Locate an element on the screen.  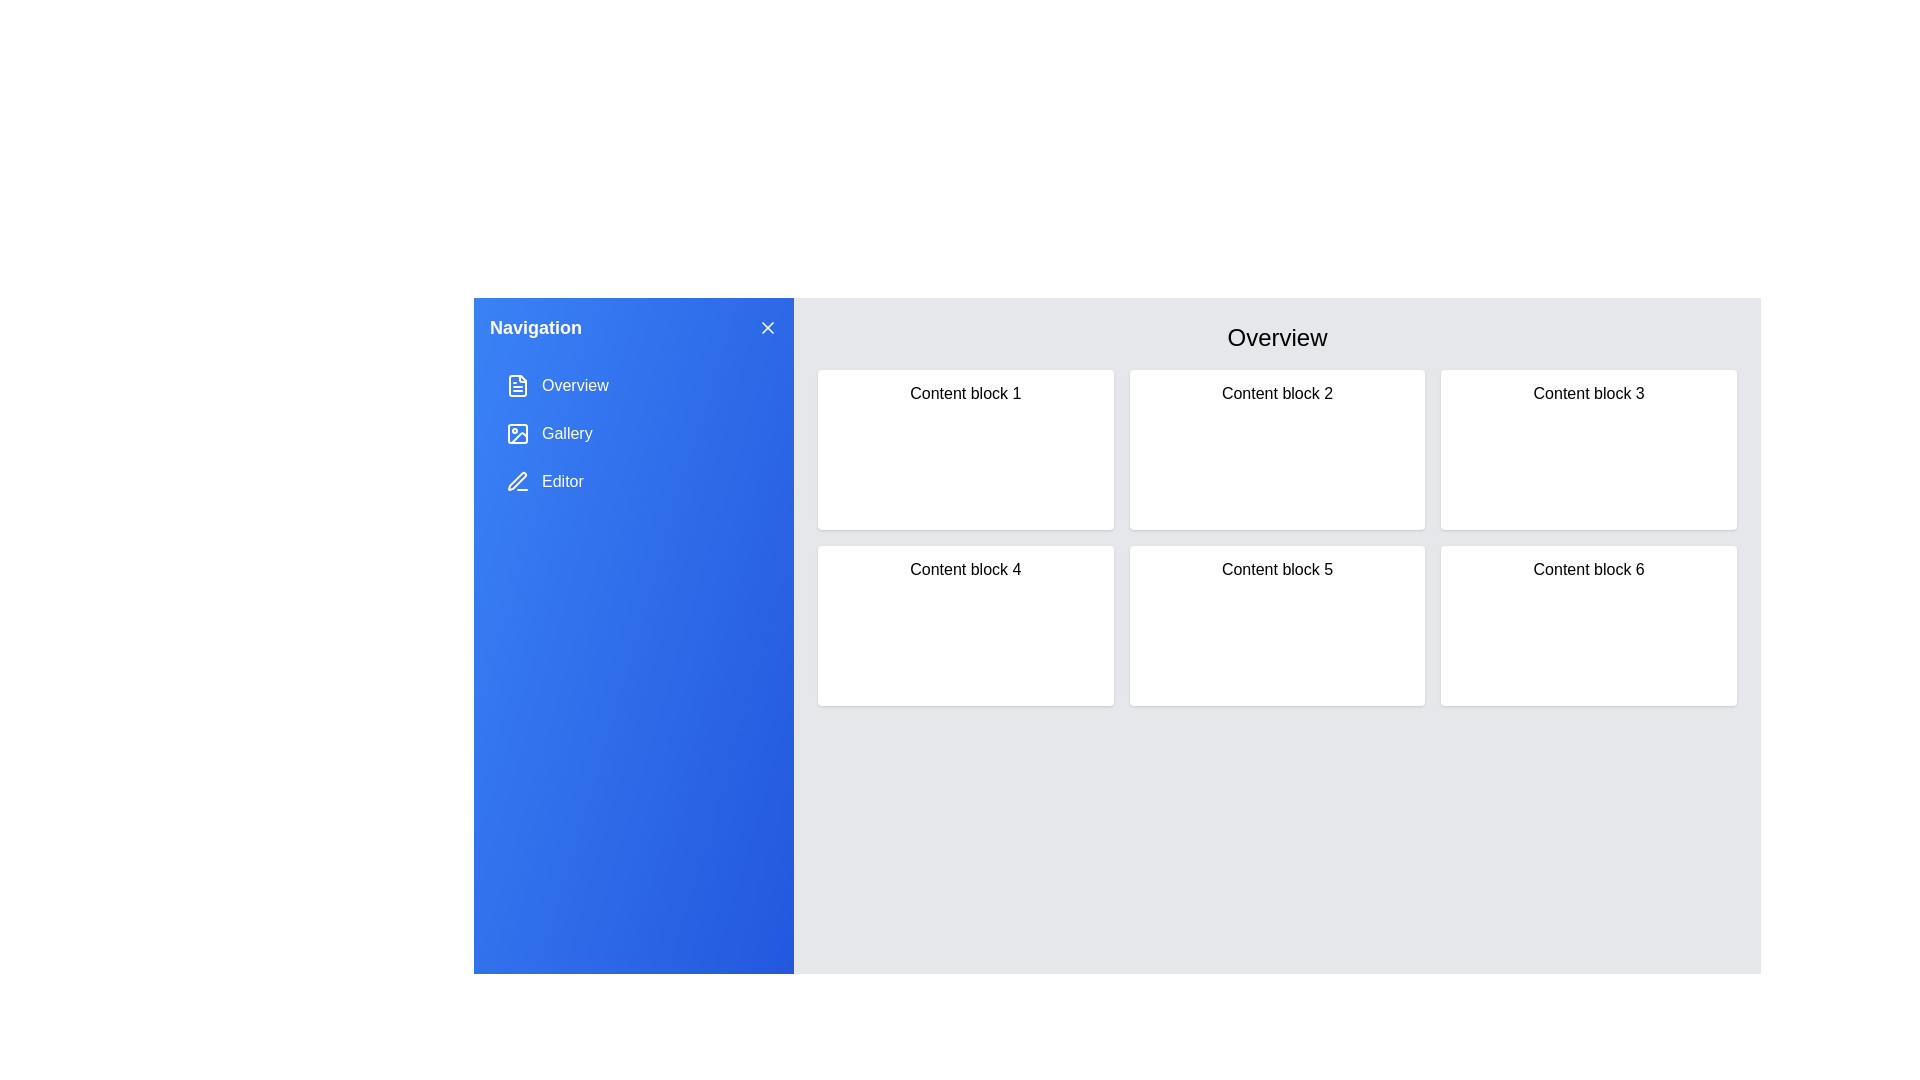
the Editor section from the navigation menu is located at coordinates (632, 482).